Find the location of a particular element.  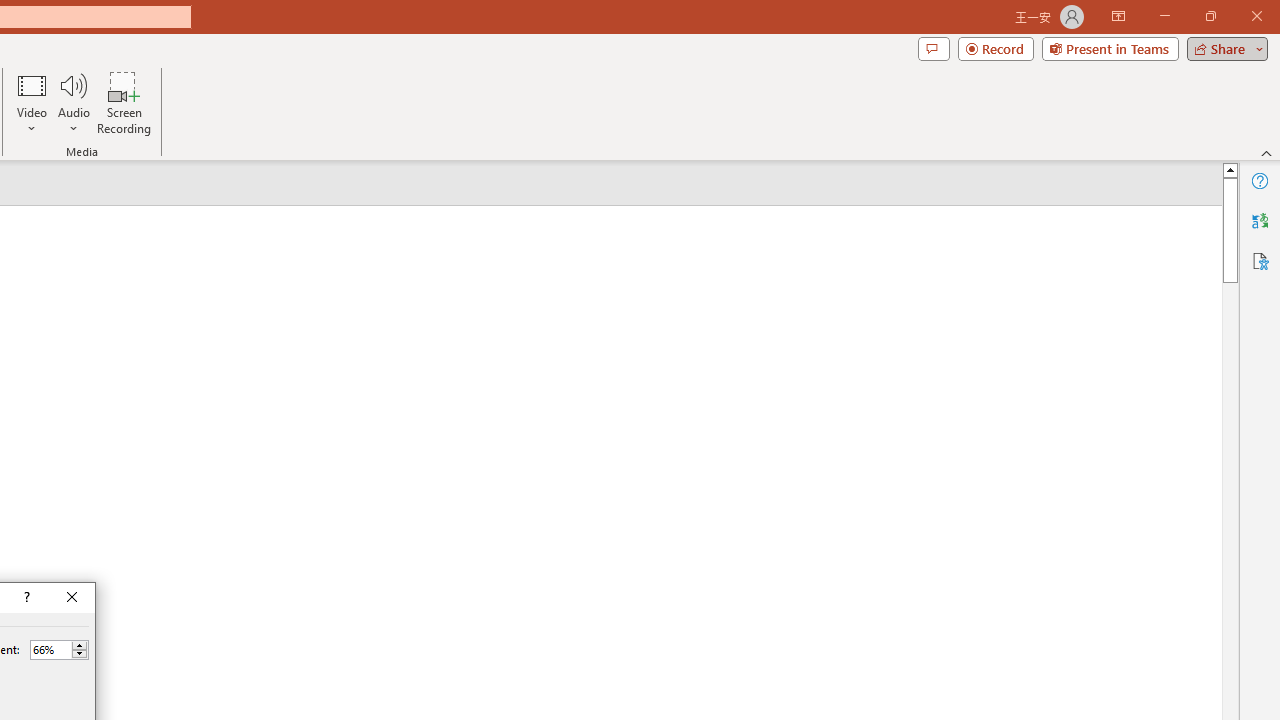

'Video' is located at coordinates (32, 103).